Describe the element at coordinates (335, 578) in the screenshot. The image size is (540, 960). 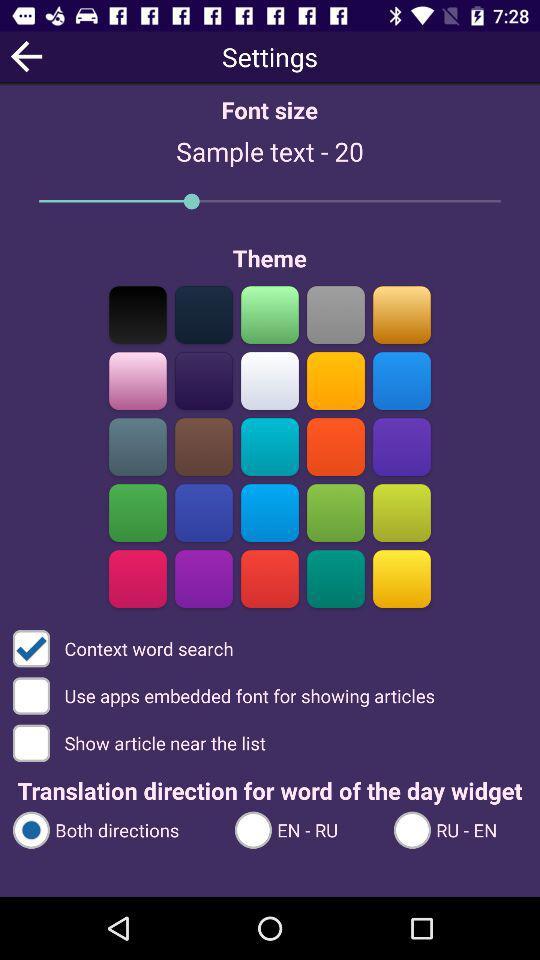
I see `the color bar` at that location.